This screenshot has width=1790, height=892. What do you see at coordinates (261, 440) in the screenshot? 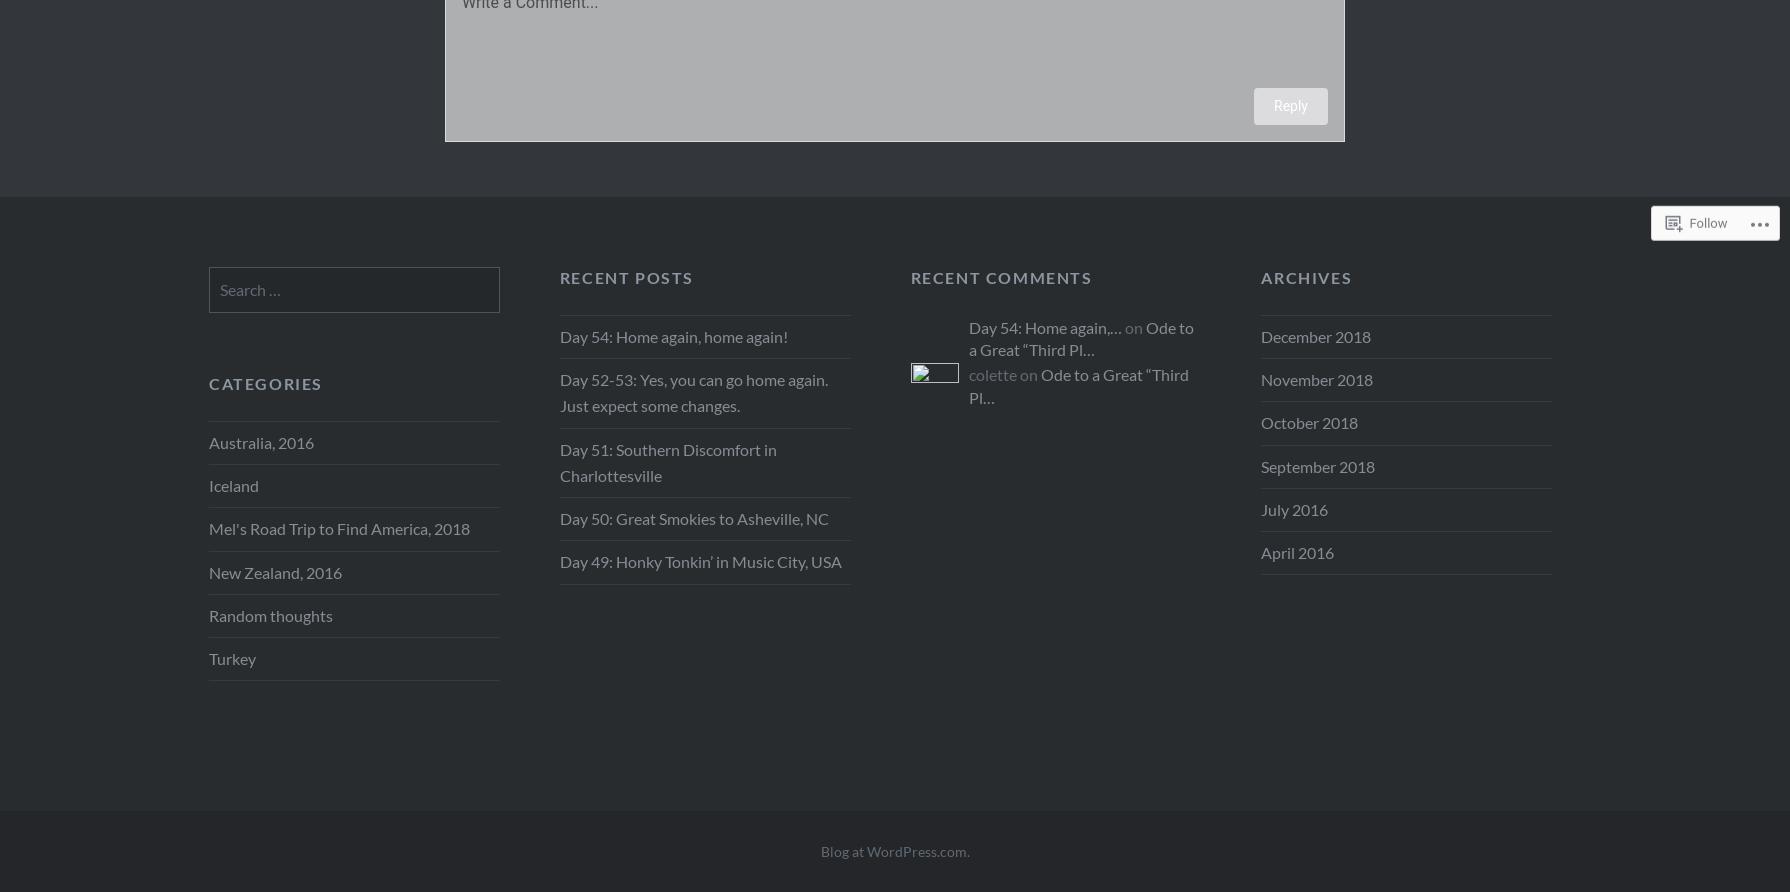
I see `'Australia, 2016'` at bounding box center [261, 440].